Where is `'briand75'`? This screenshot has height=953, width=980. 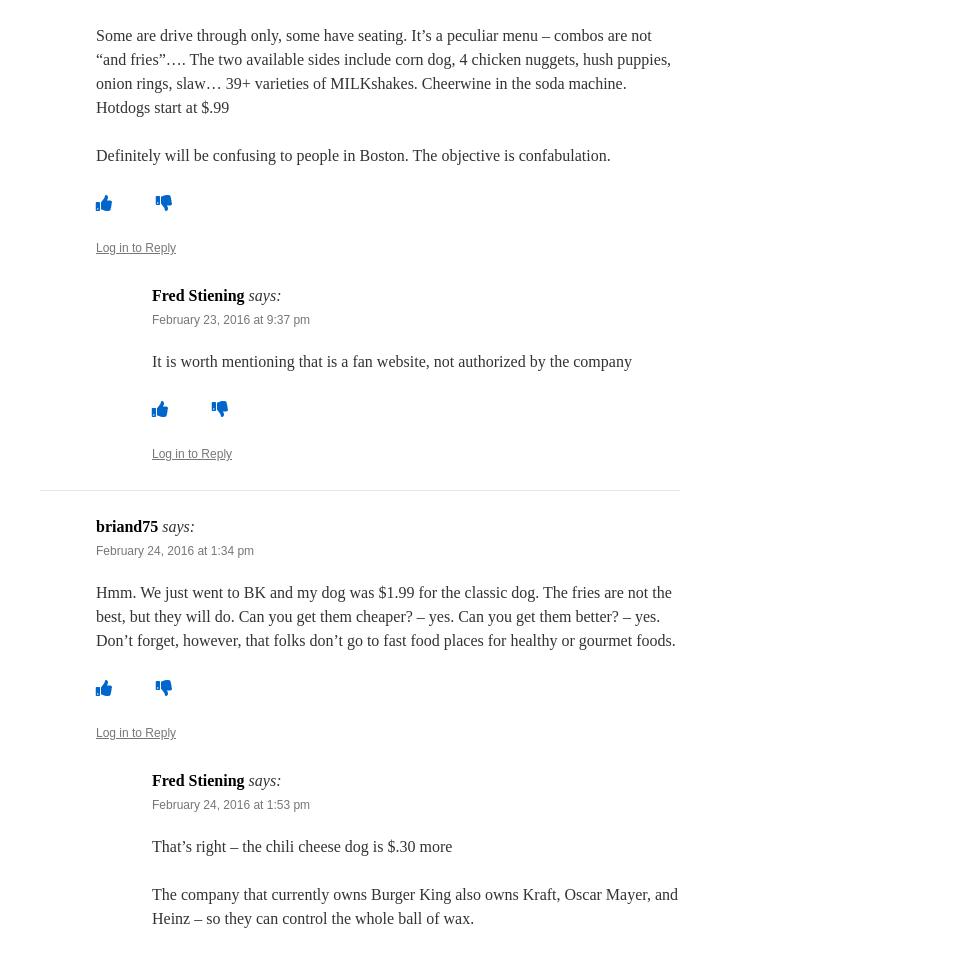
'briand75' is located at coordinates (127, 526).